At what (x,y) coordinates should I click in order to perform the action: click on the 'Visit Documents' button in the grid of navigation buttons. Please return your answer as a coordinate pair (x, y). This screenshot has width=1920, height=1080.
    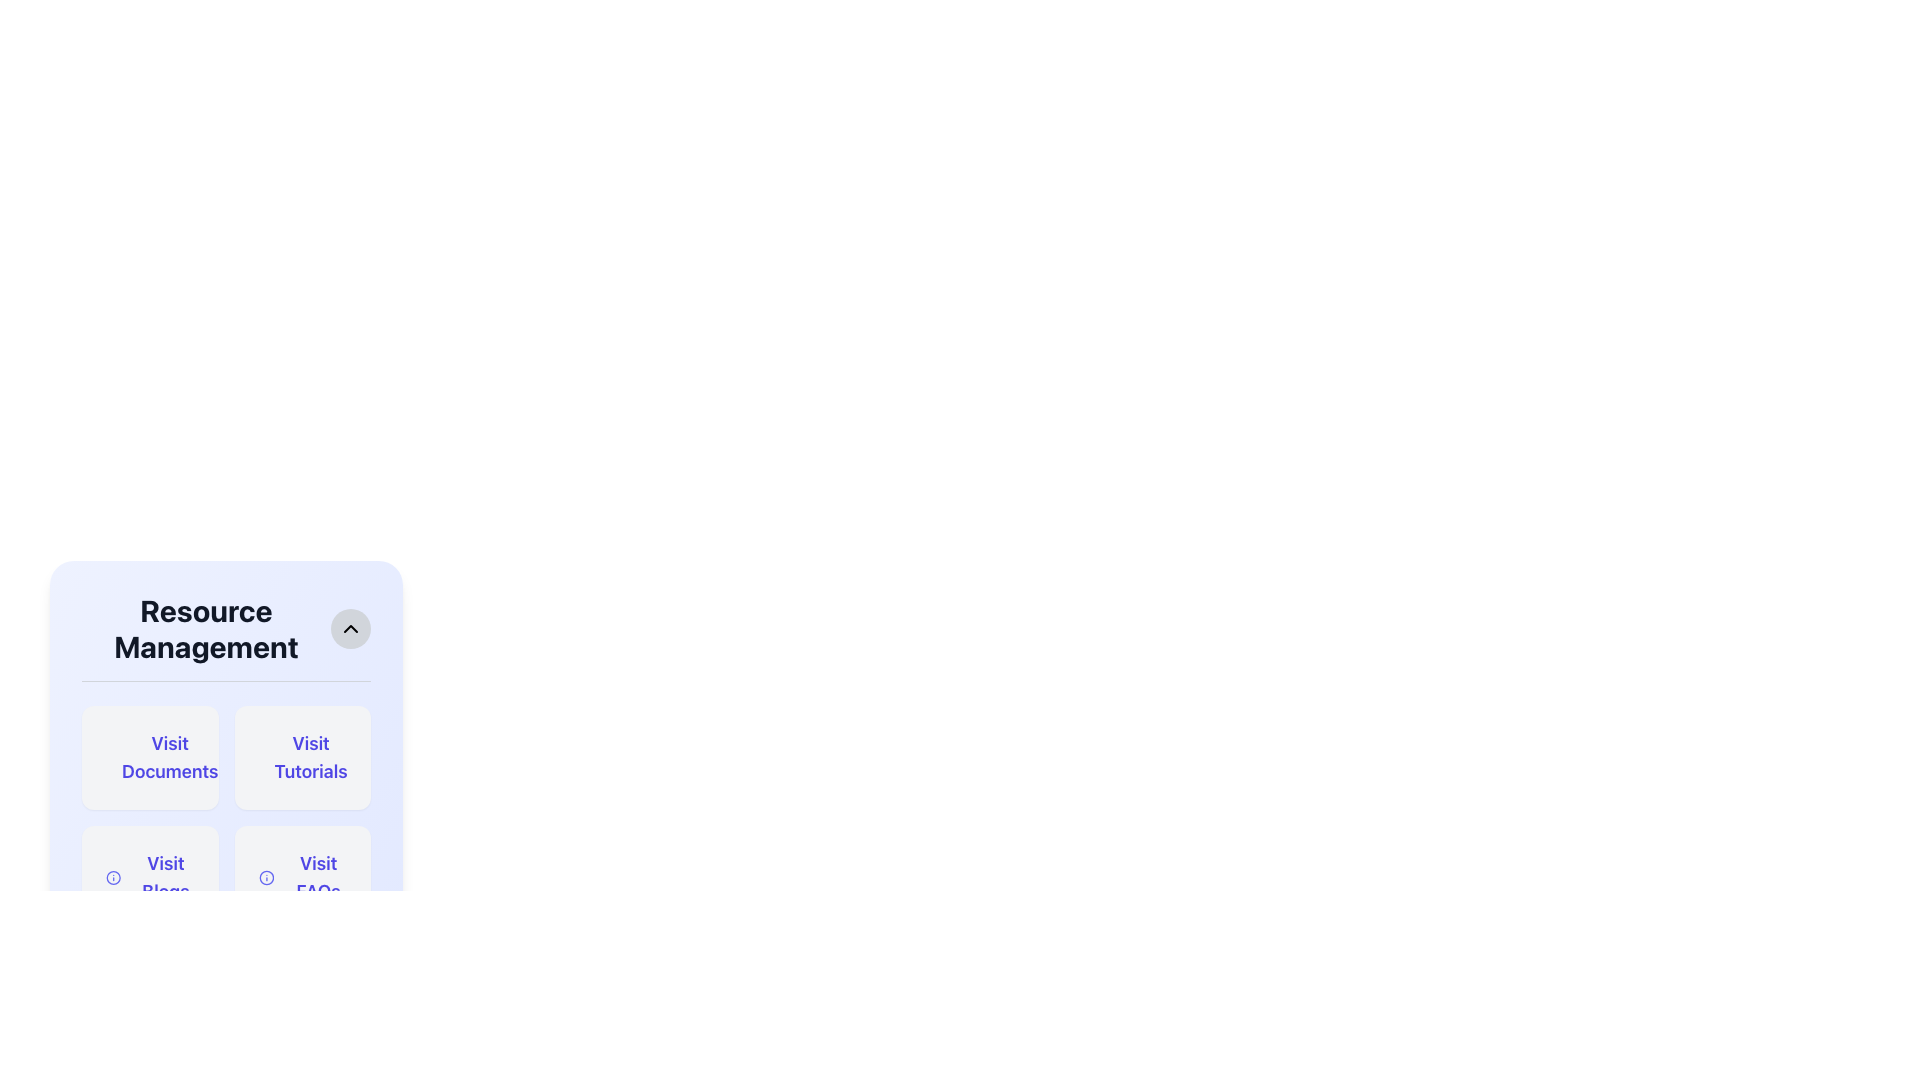
    Looking at the image, I should click on (226, 817).